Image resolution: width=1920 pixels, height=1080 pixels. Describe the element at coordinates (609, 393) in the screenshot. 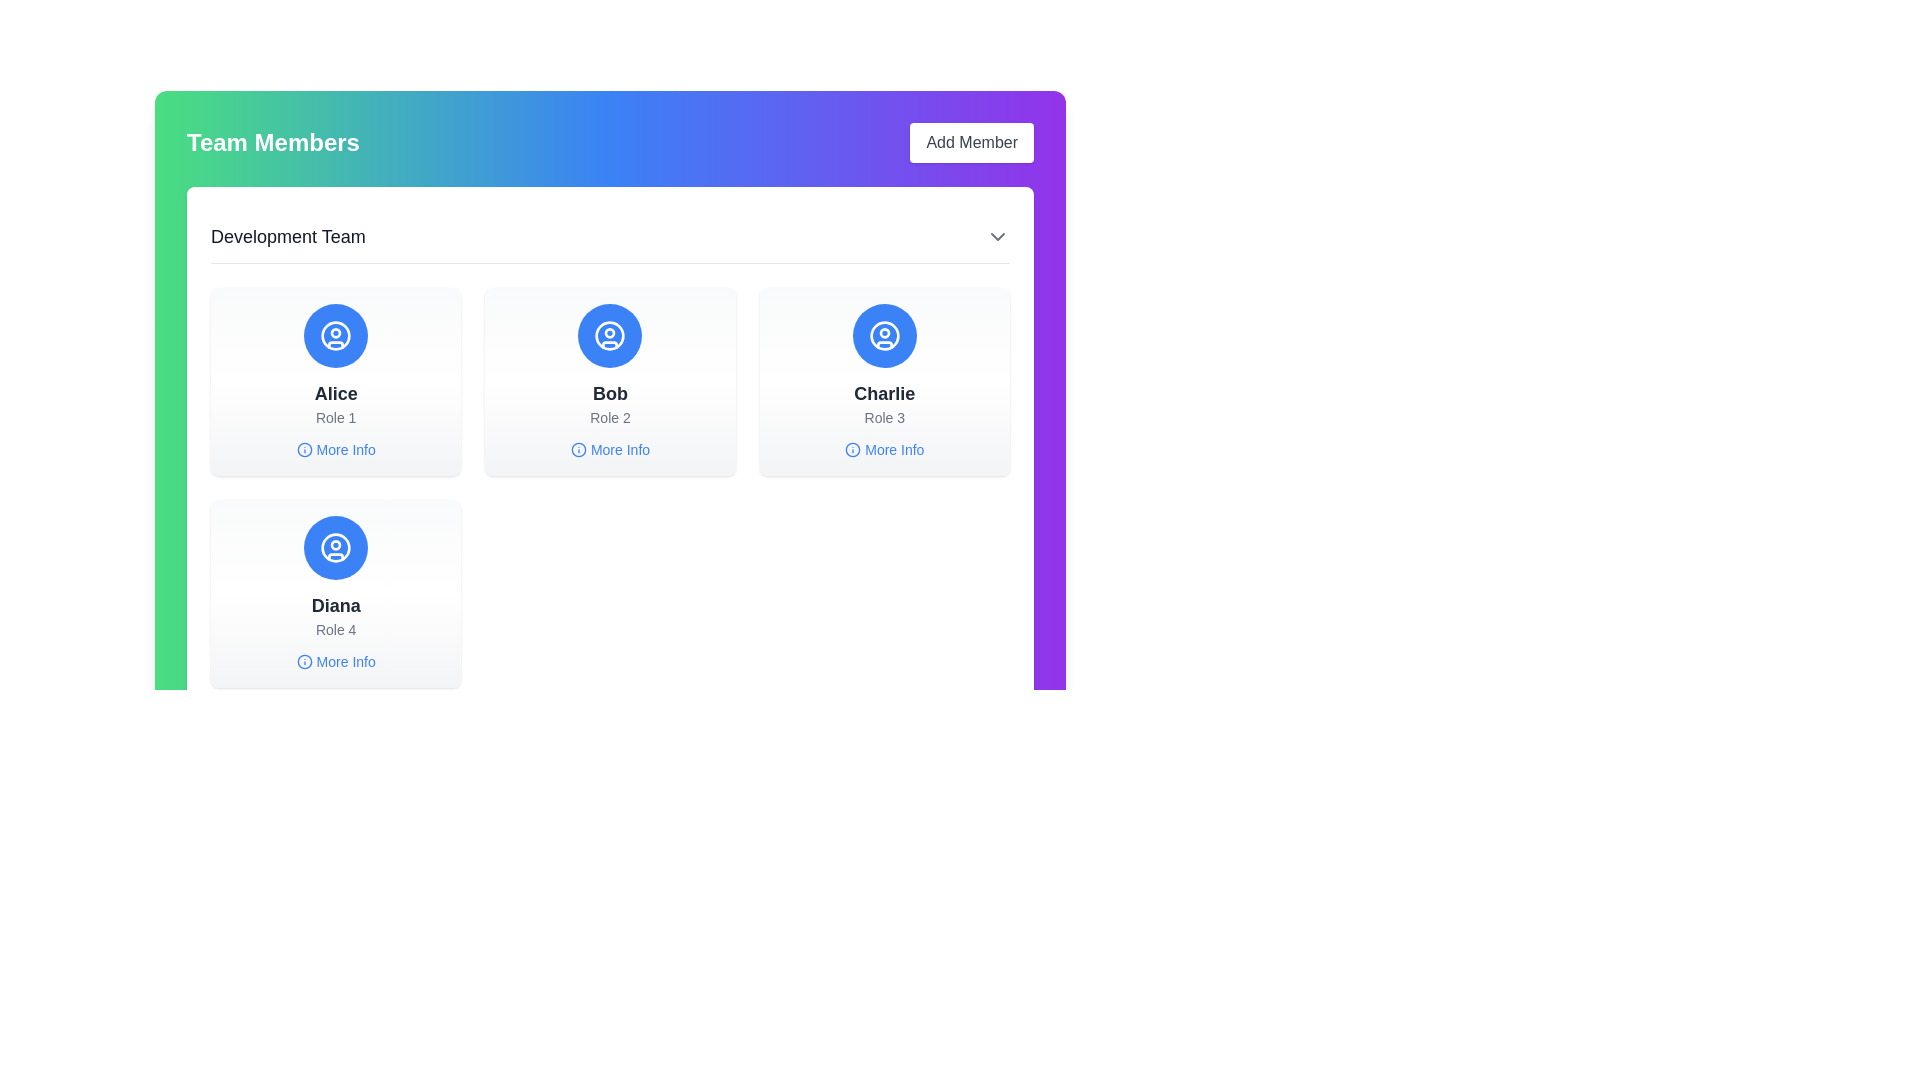

I see `the text label 'Bob' in 'Bob's card' to bring up additional options or context menu` at that location.